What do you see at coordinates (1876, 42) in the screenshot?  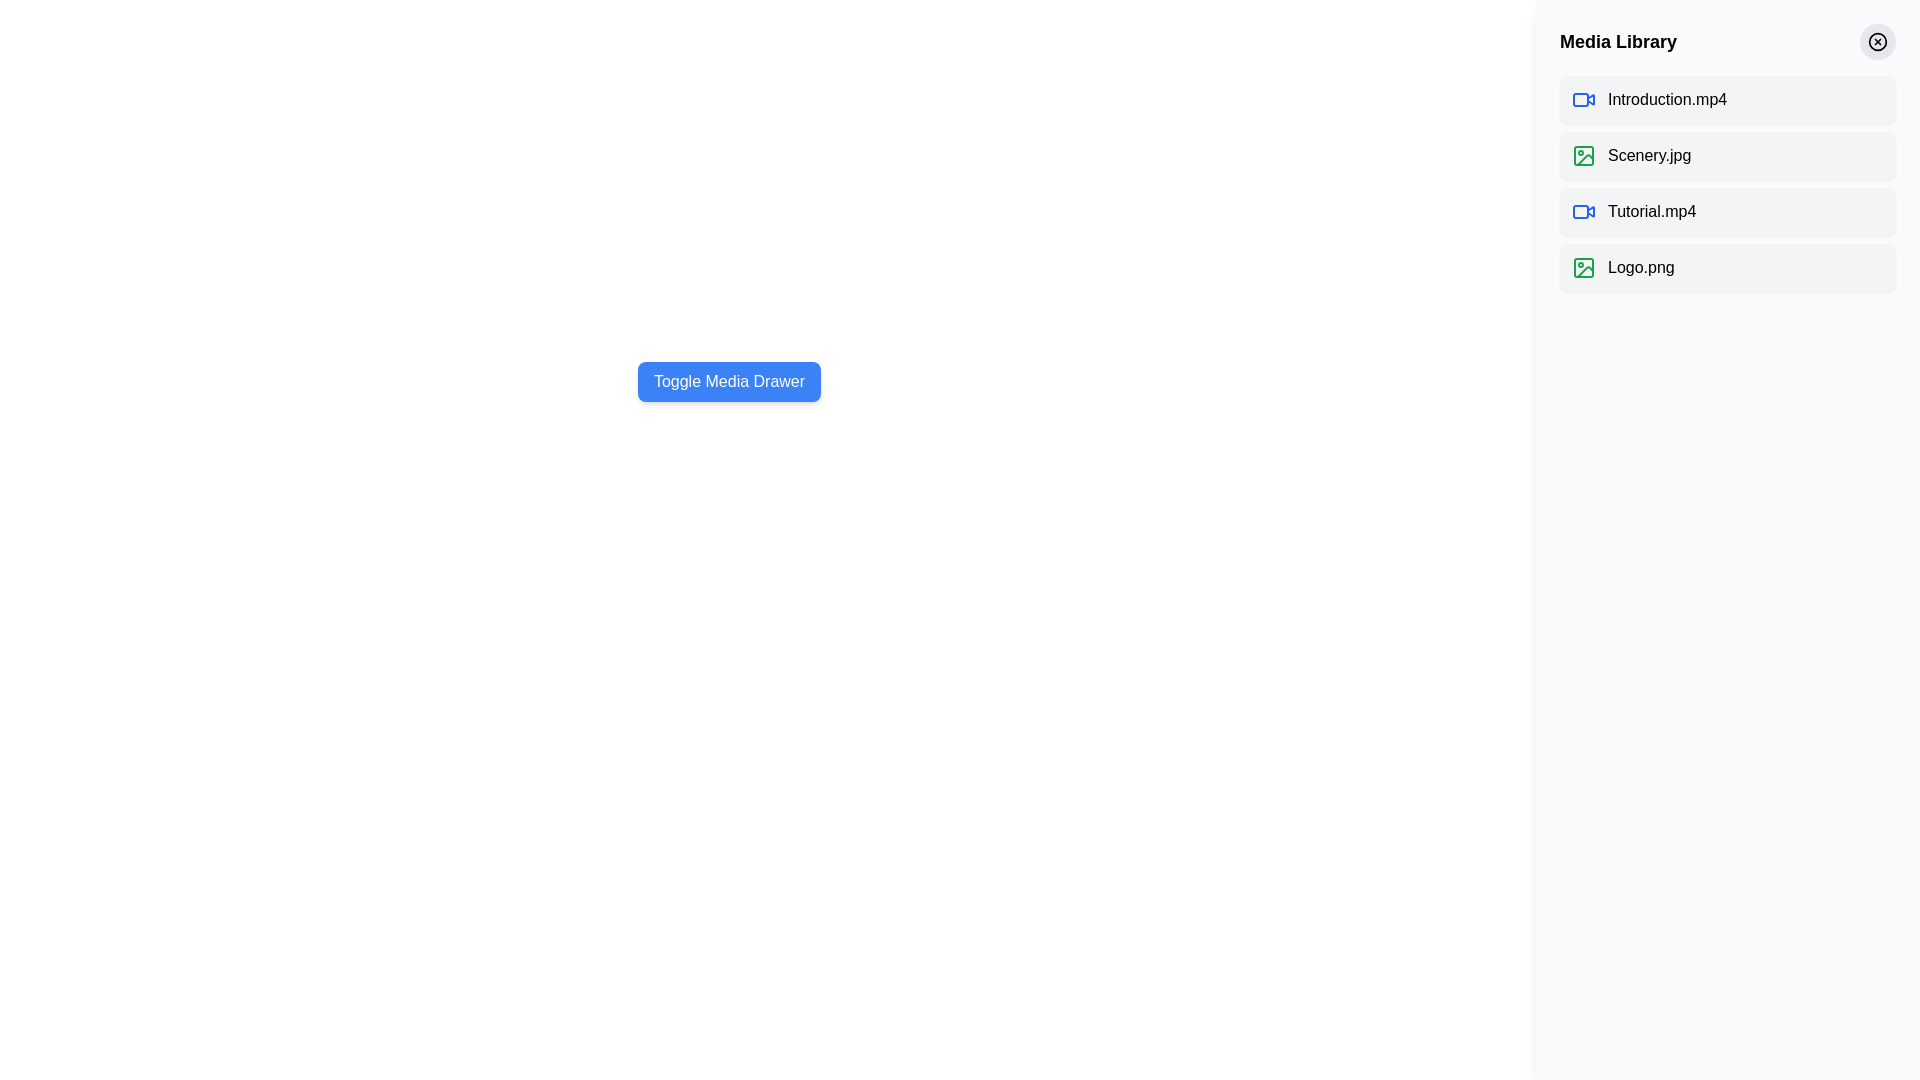 I see `the center of the circular close button with an 'X' mark inside, located on the right-hand side of the 'Media Library' section's header` at bounding box center [1876, 42].